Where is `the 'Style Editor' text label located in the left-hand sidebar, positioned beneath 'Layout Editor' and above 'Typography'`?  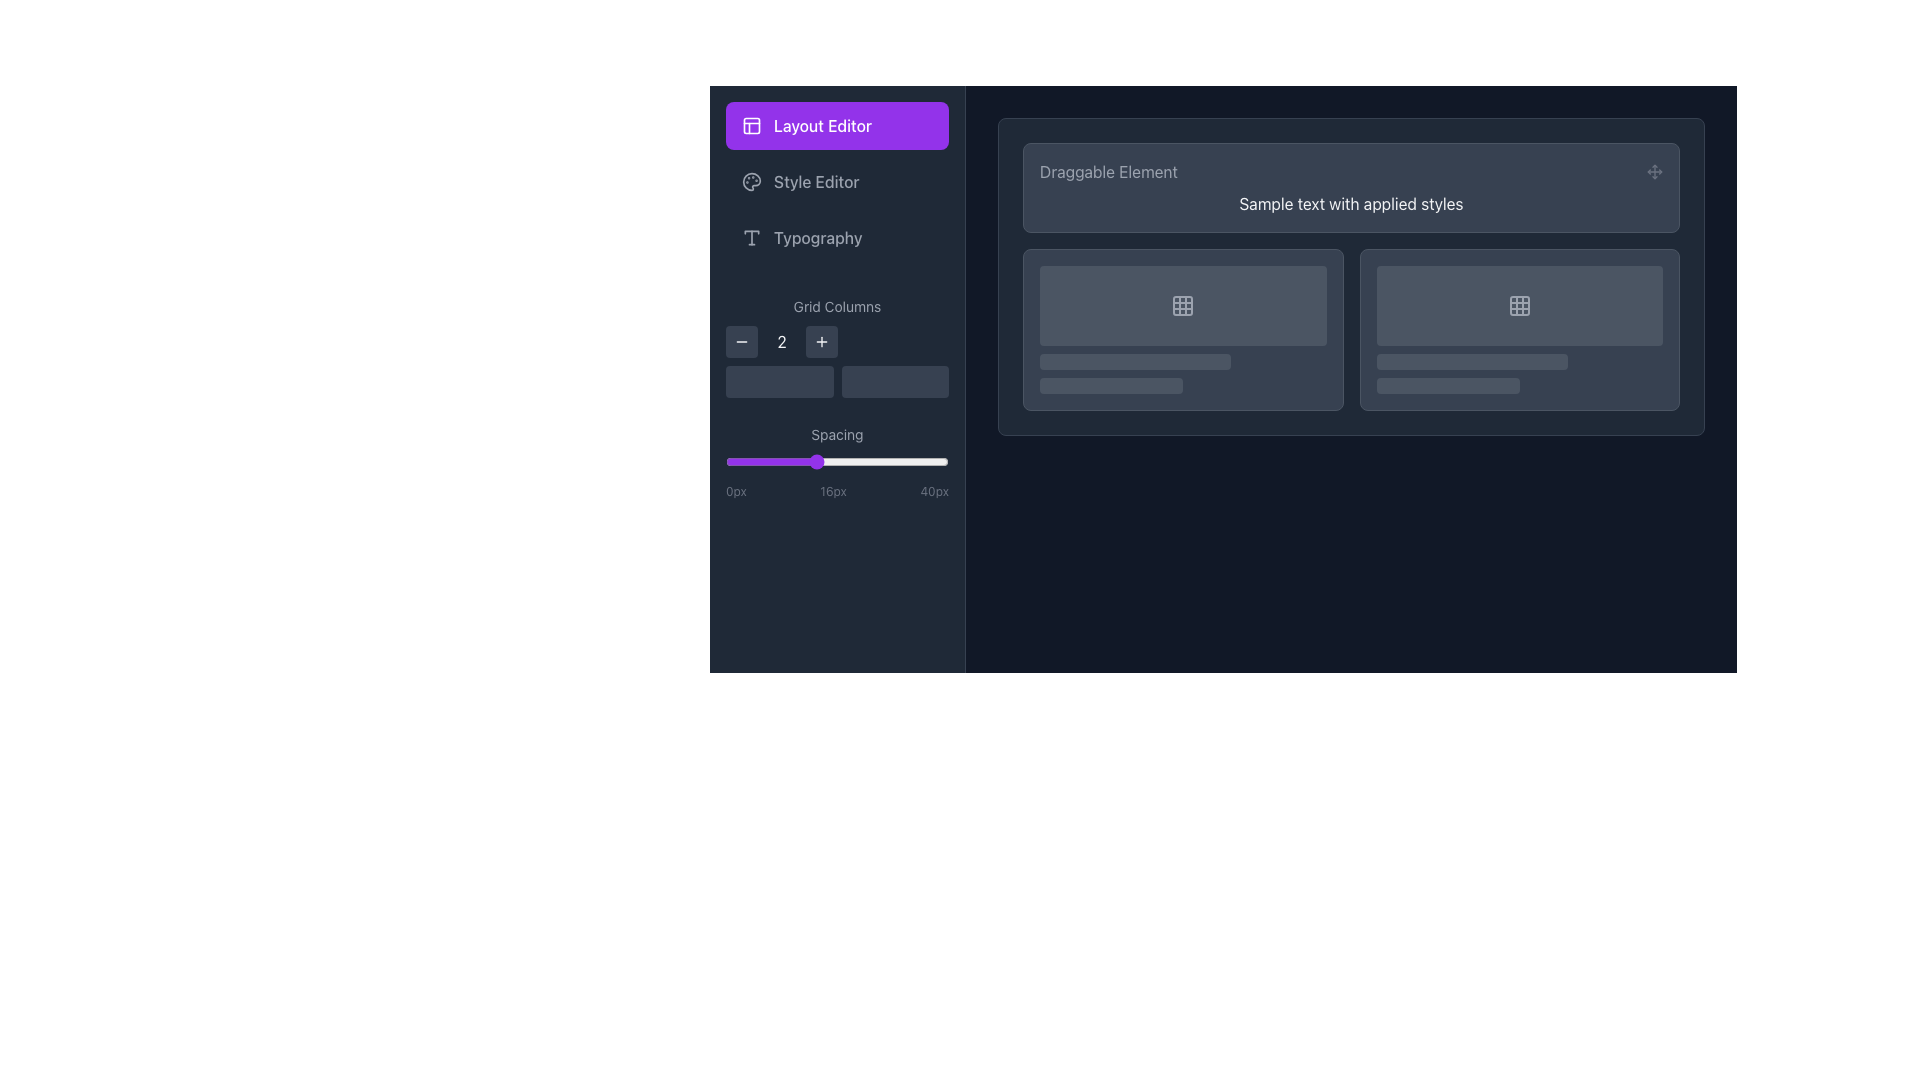
the 'Style Editor' text label located in the left-hand sidebar, positioned beneath 'Layout Editor' and above 'Typography' is located at coordinates (816, 181).